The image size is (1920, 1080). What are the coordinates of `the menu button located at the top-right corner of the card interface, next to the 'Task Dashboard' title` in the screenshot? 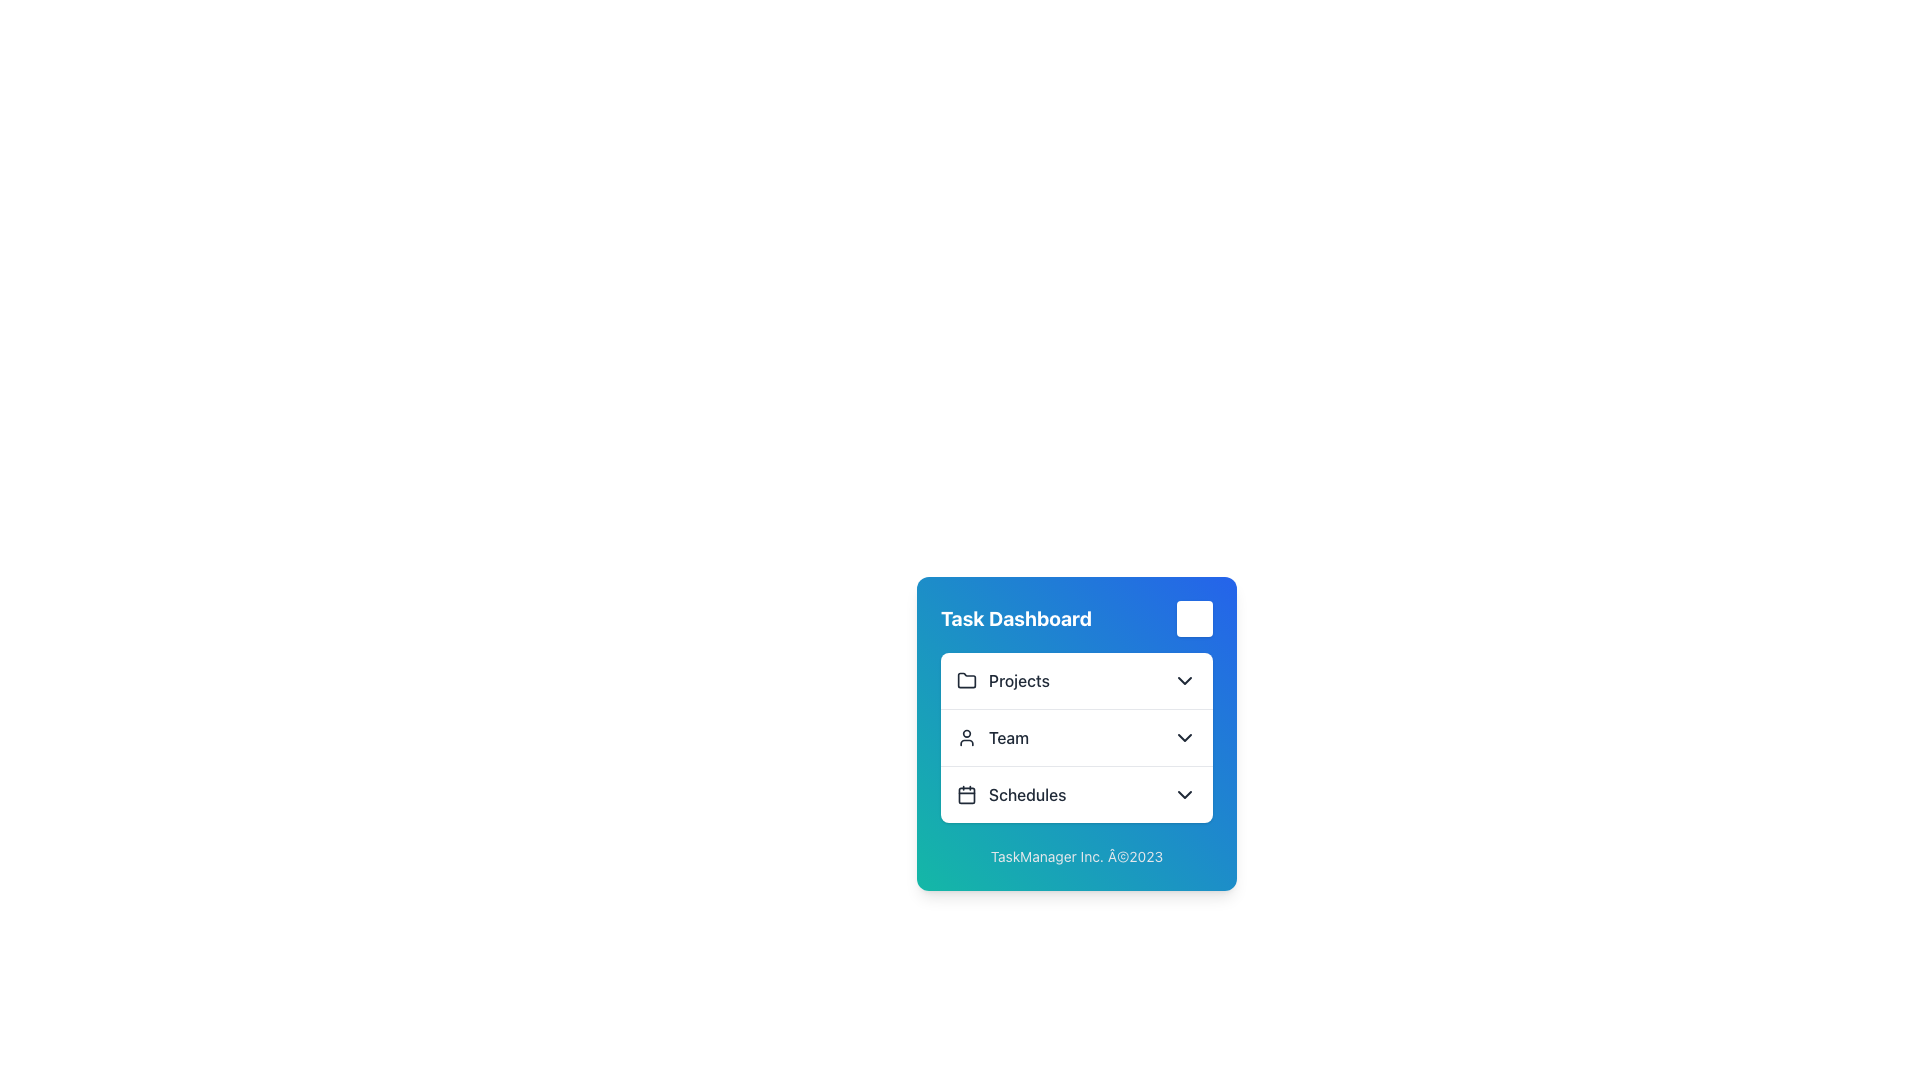 It's located at (1195, 617).